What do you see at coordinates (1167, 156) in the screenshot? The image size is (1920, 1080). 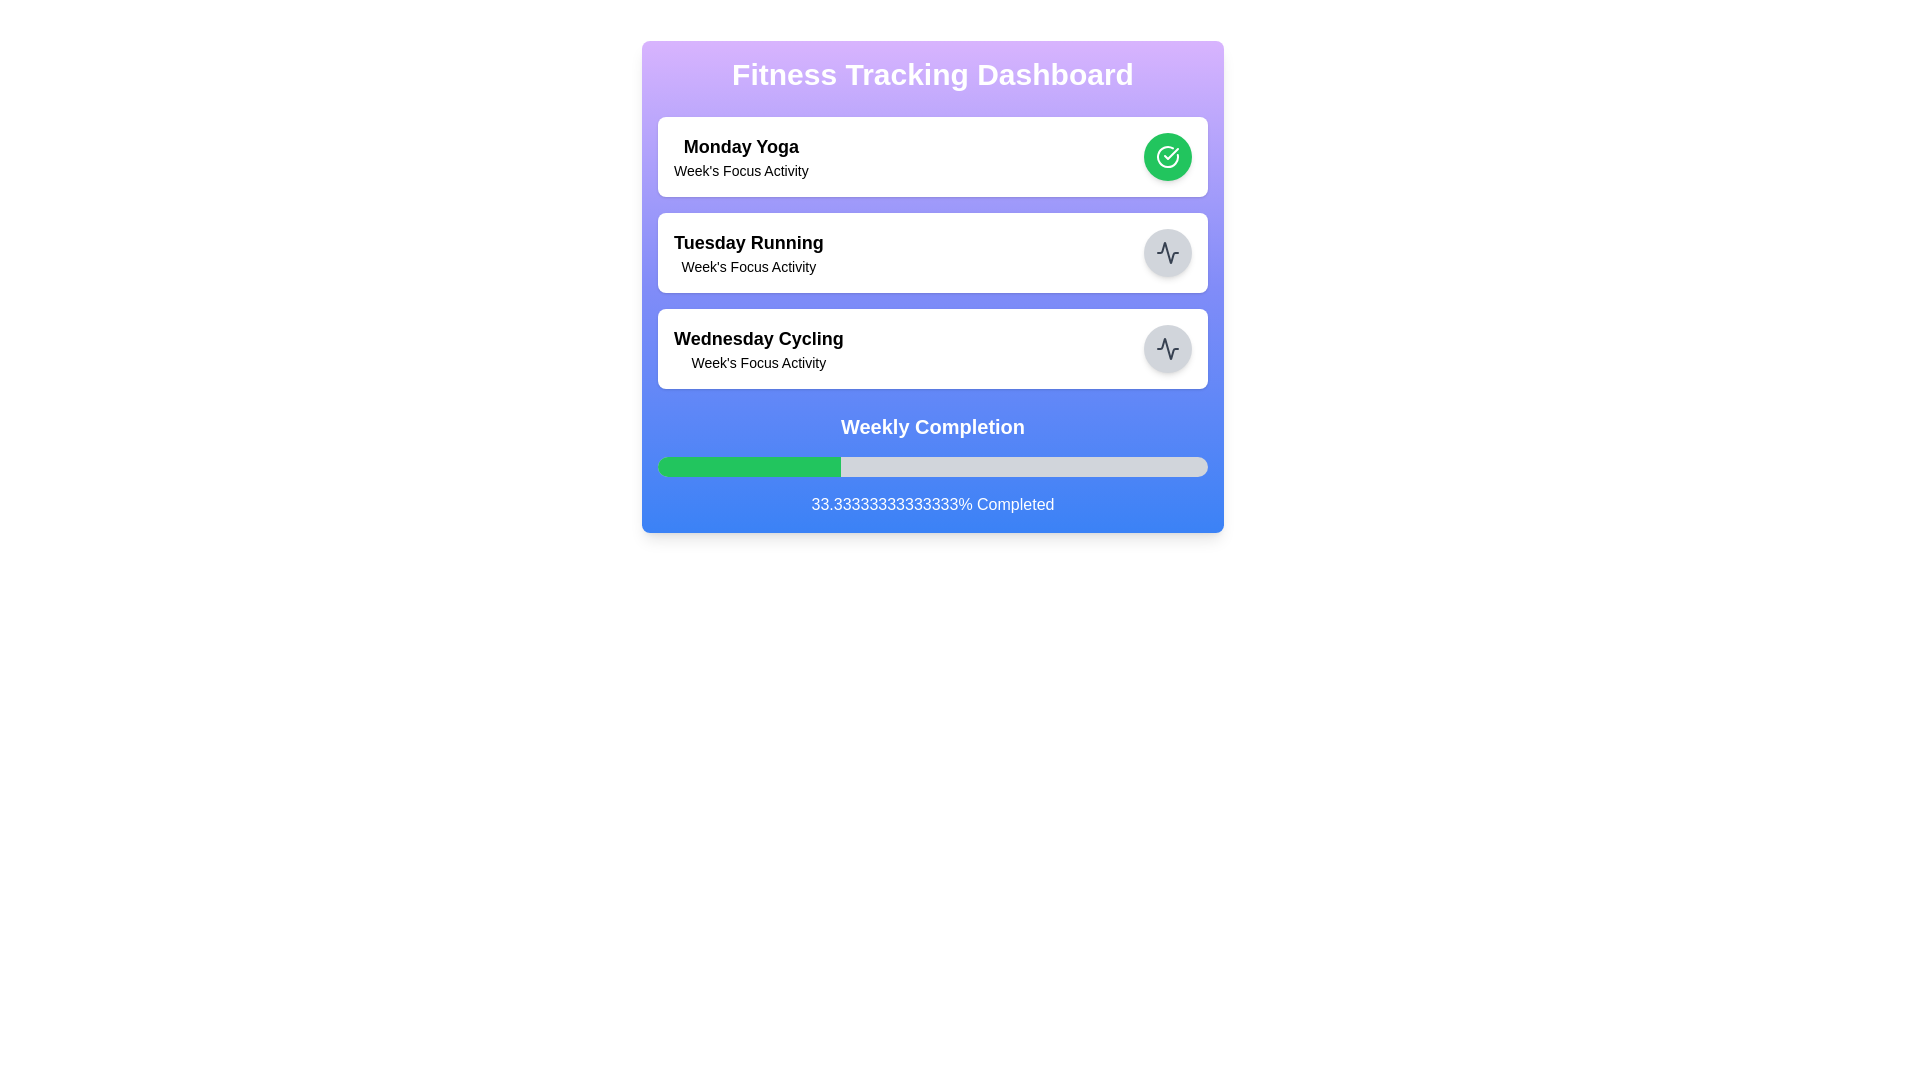 I see `the circular green button with a white checkmark icon in the top right corner of the 'Monday Yoga' row to mark the activity as completed` at bounding box center [1167, 156].